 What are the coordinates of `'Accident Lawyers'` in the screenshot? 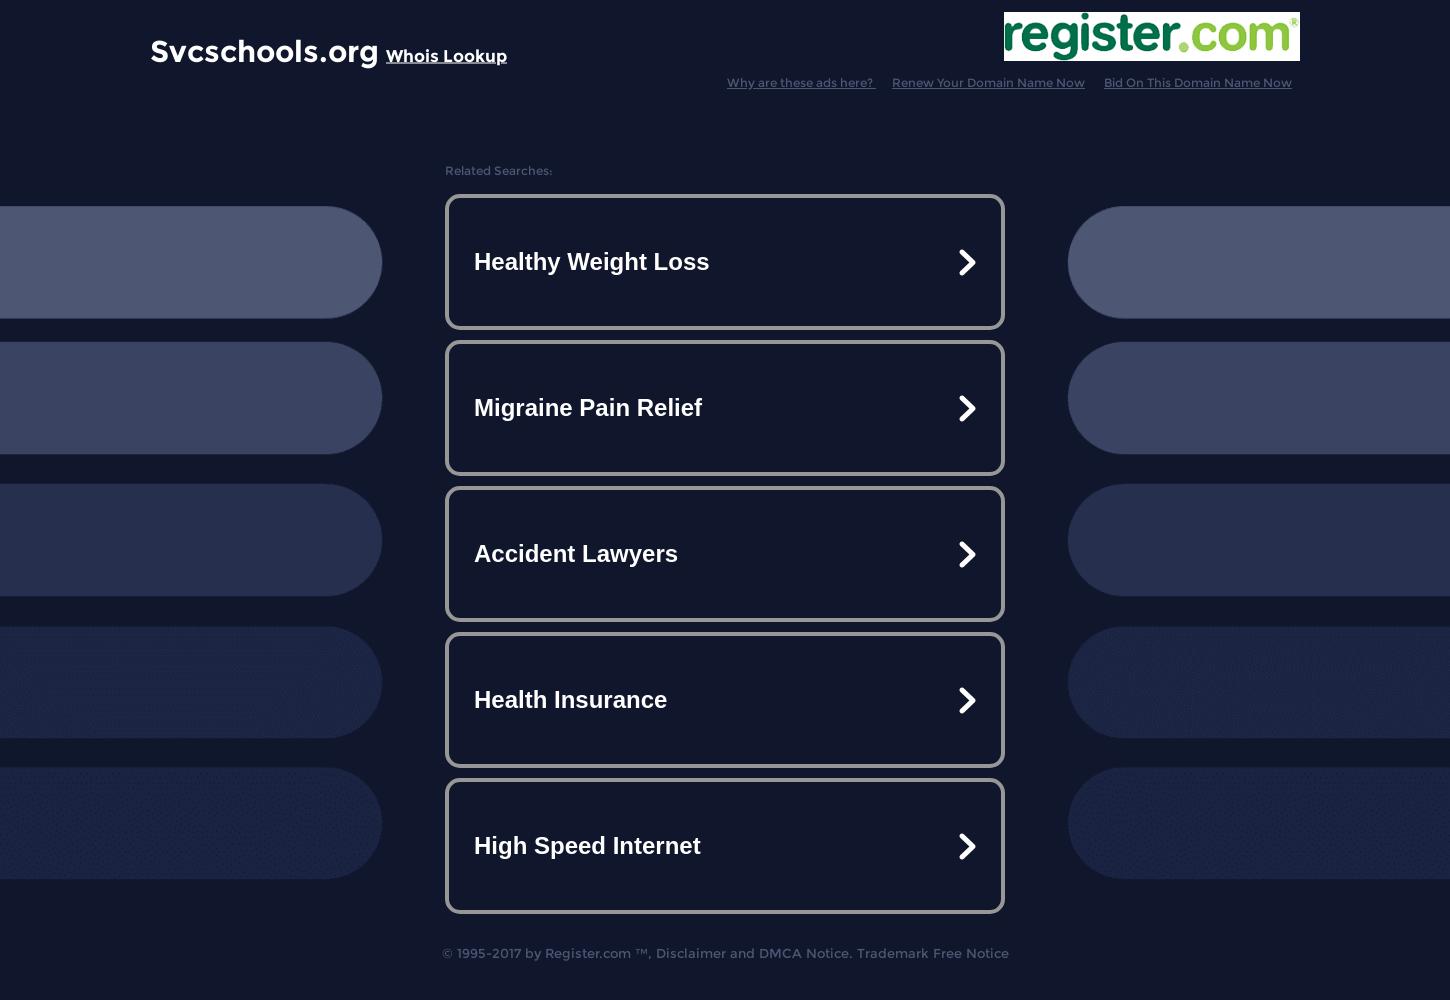 It's located at (575, 553).